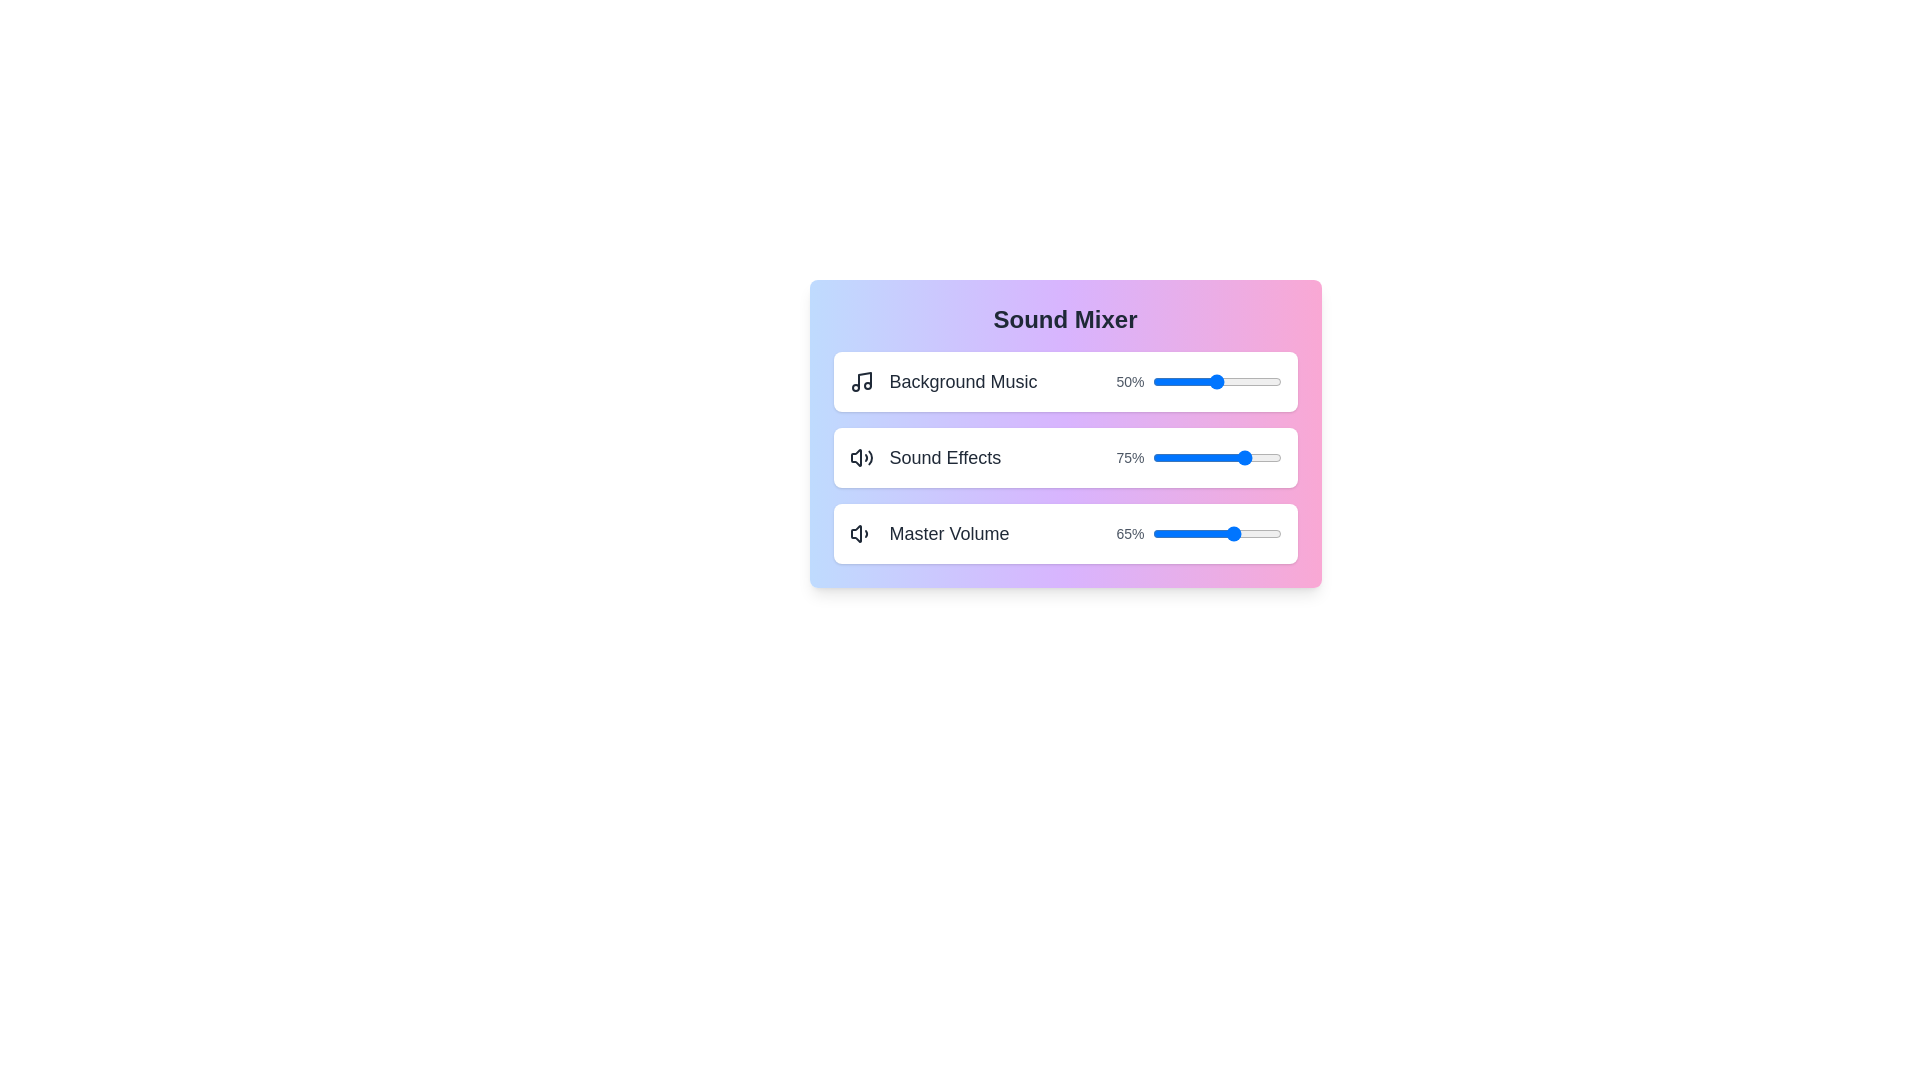 This screenshot has height=1080, width=1920. Describe the element at coordinates (861, 458) in the screenshot. I see `the sound control icon for Sound Effects` at that location.